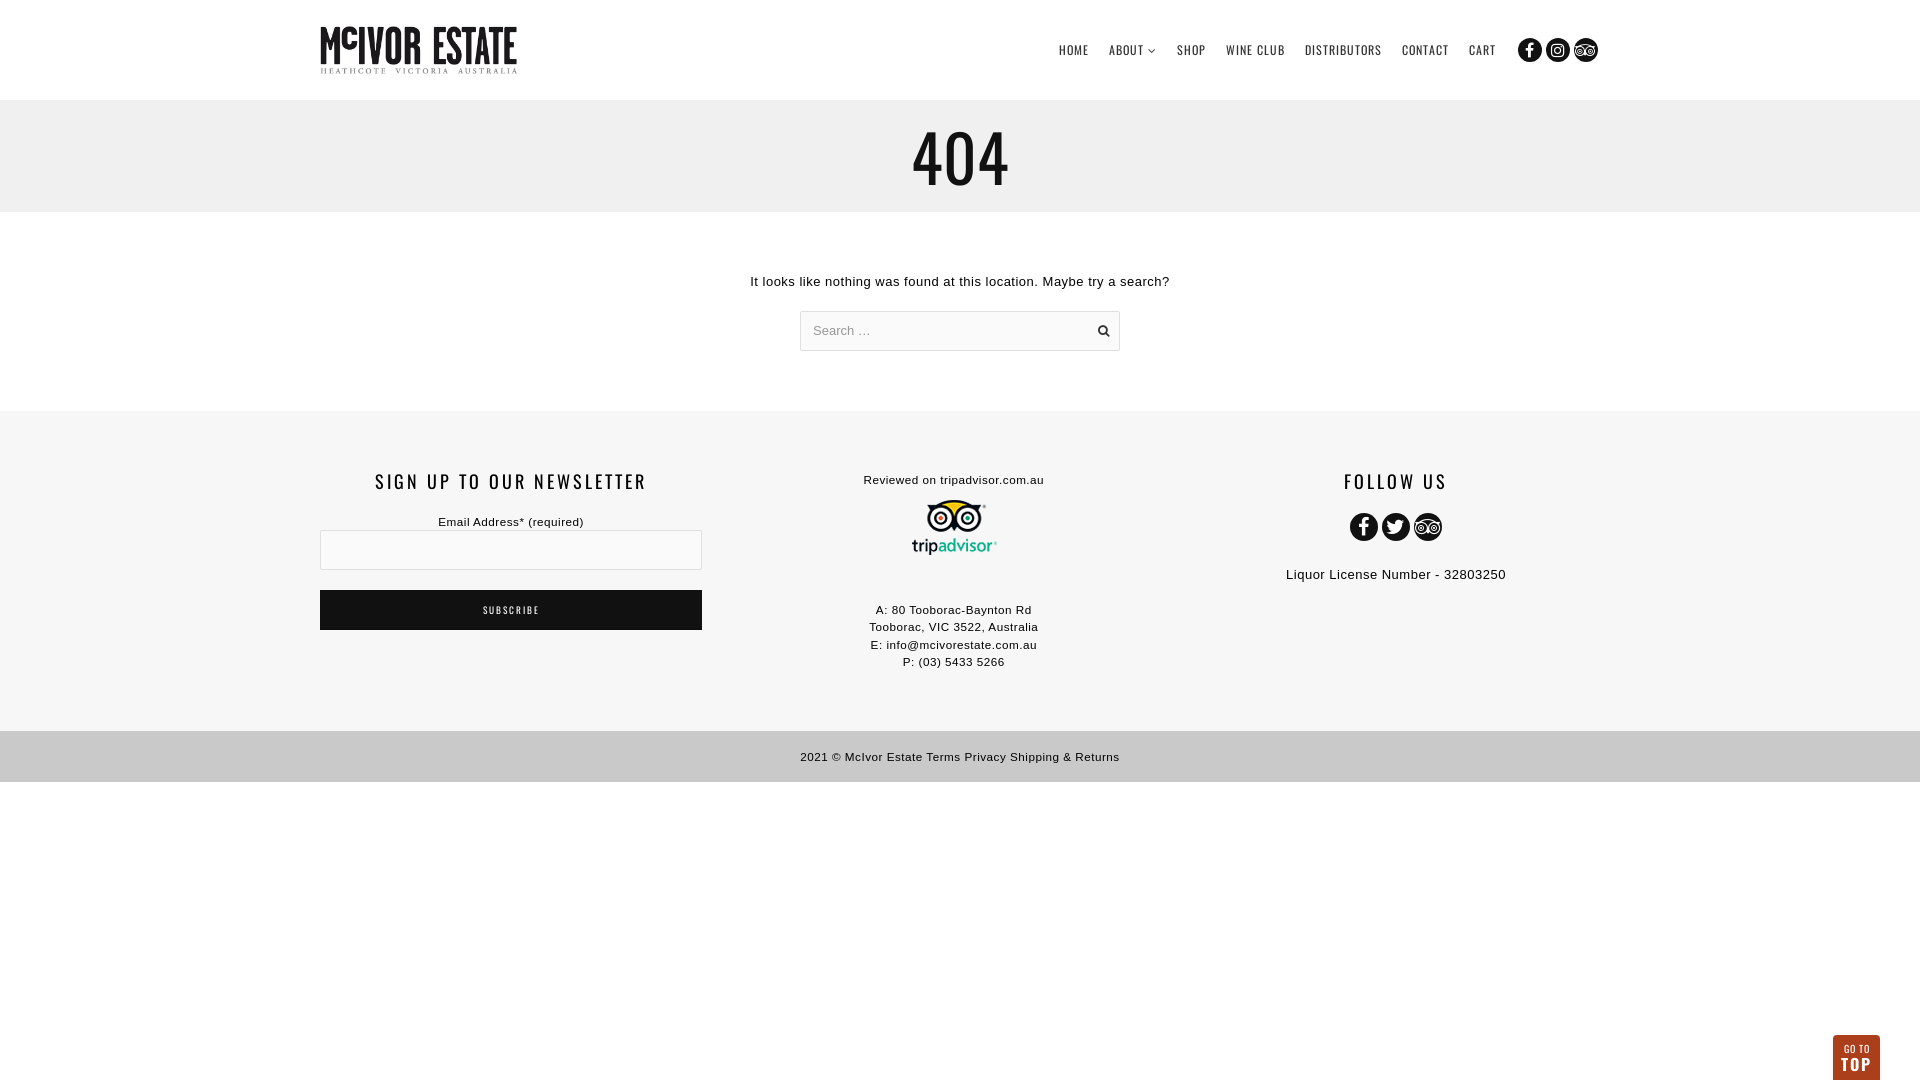 Image resolution: width=1920 pixels, height=1080 pixels. I want to click on 'Privacy', so click(984, 756).